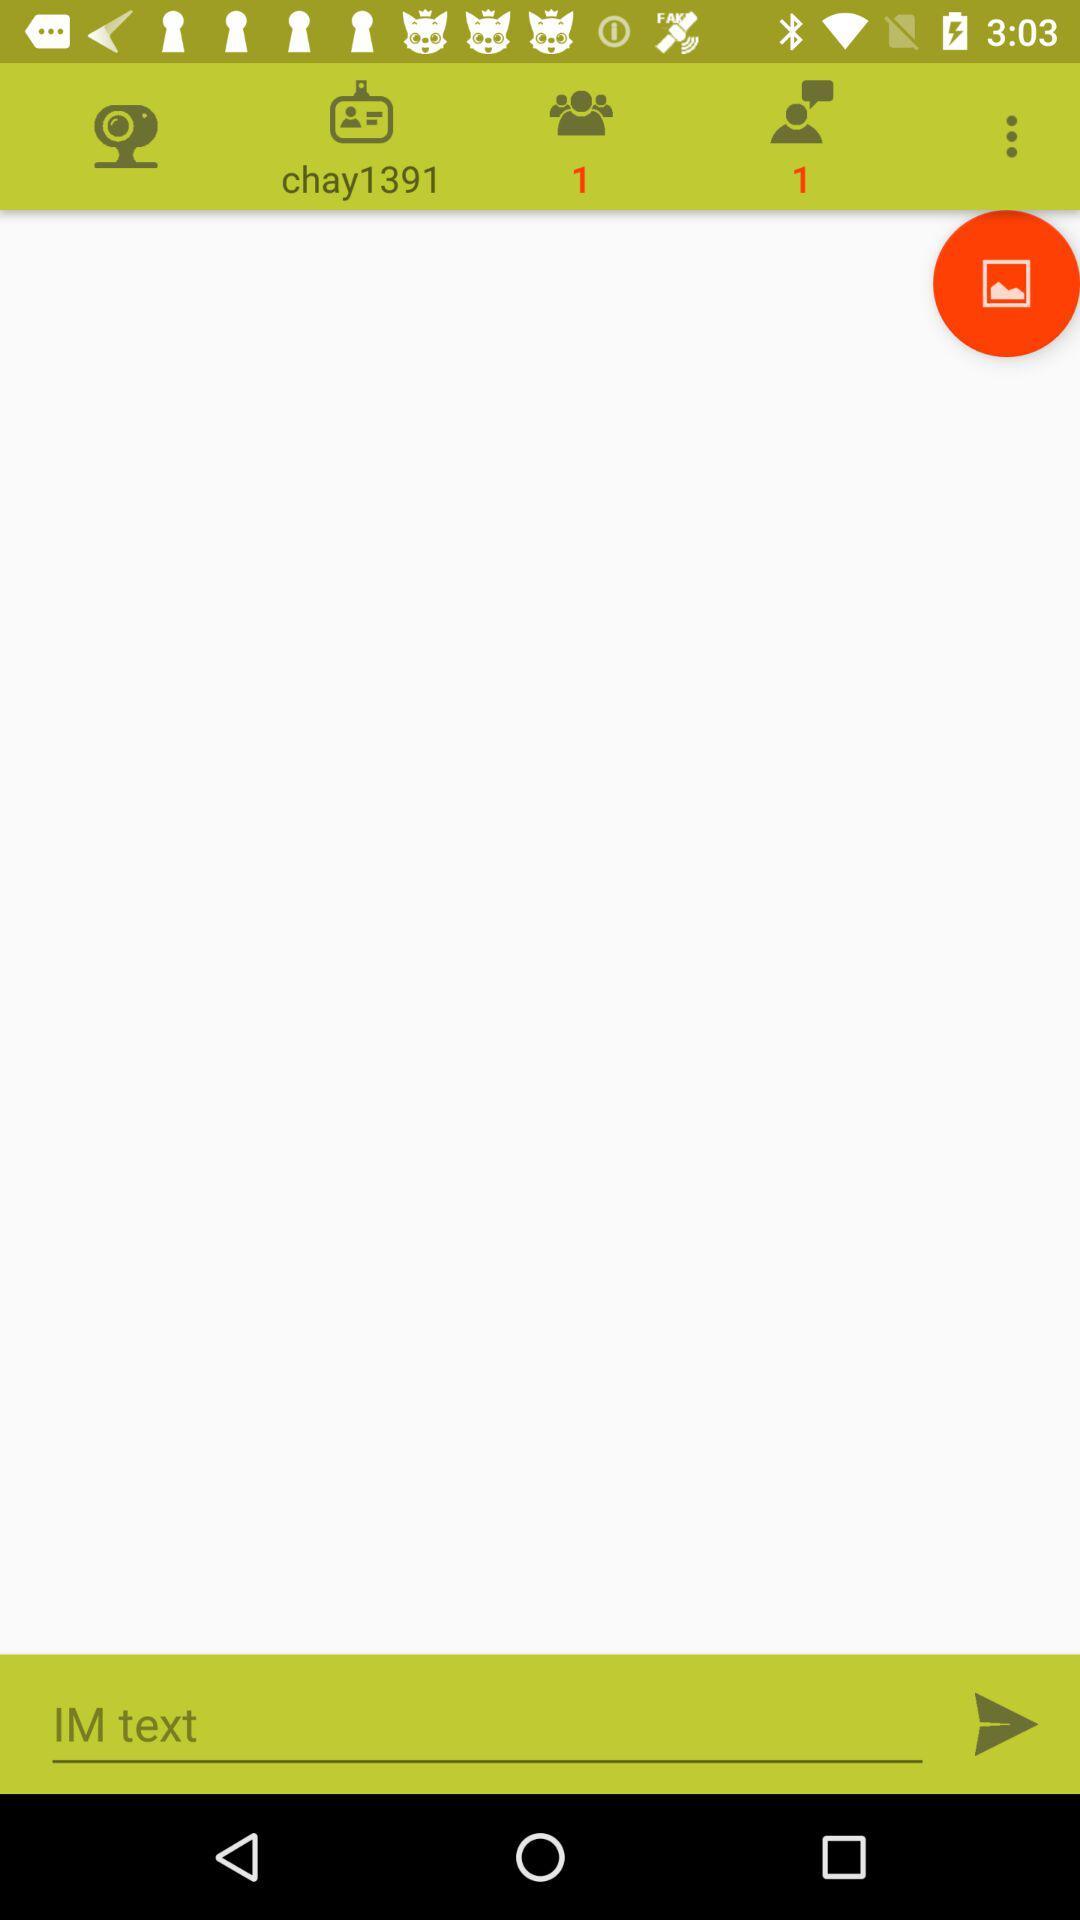  What do you see at coordinates (1006, 282) in the screenshot?
I see `image opption` at bounding box center [1006, 282].